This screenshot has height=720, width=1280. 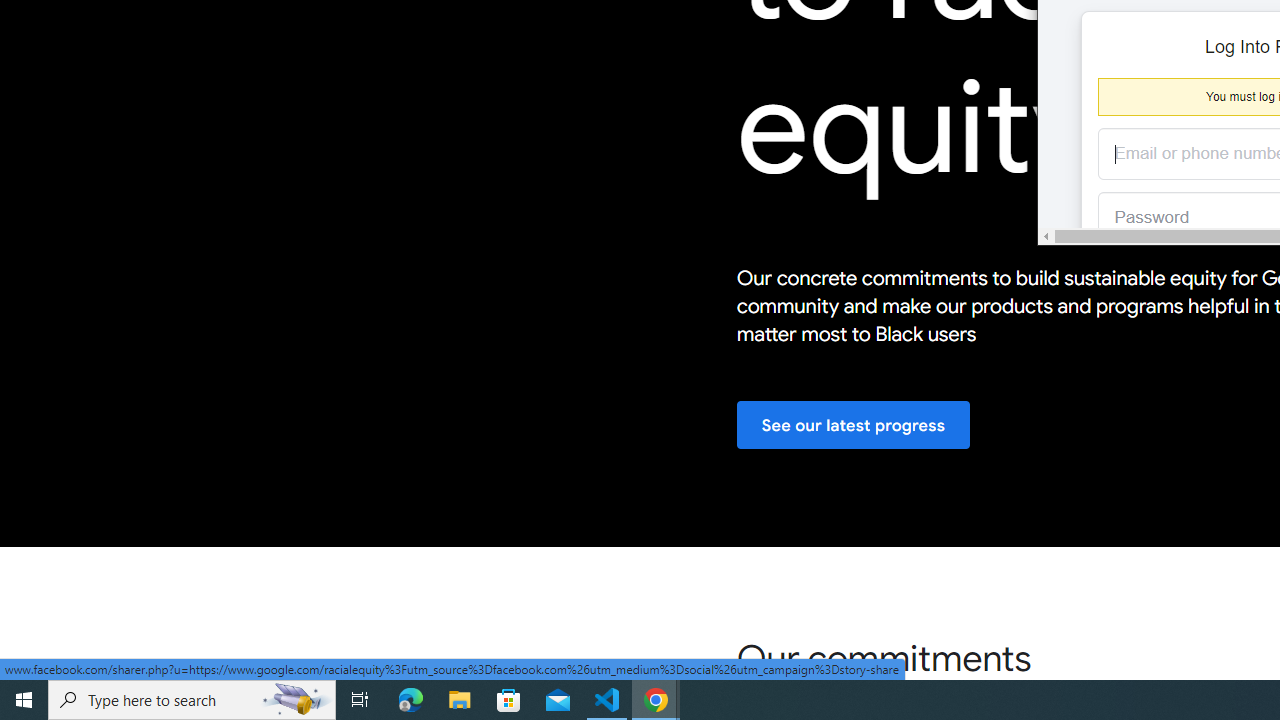 I want to click on 'Google Chrome - 4 running windows', so click(x=656, y=698).